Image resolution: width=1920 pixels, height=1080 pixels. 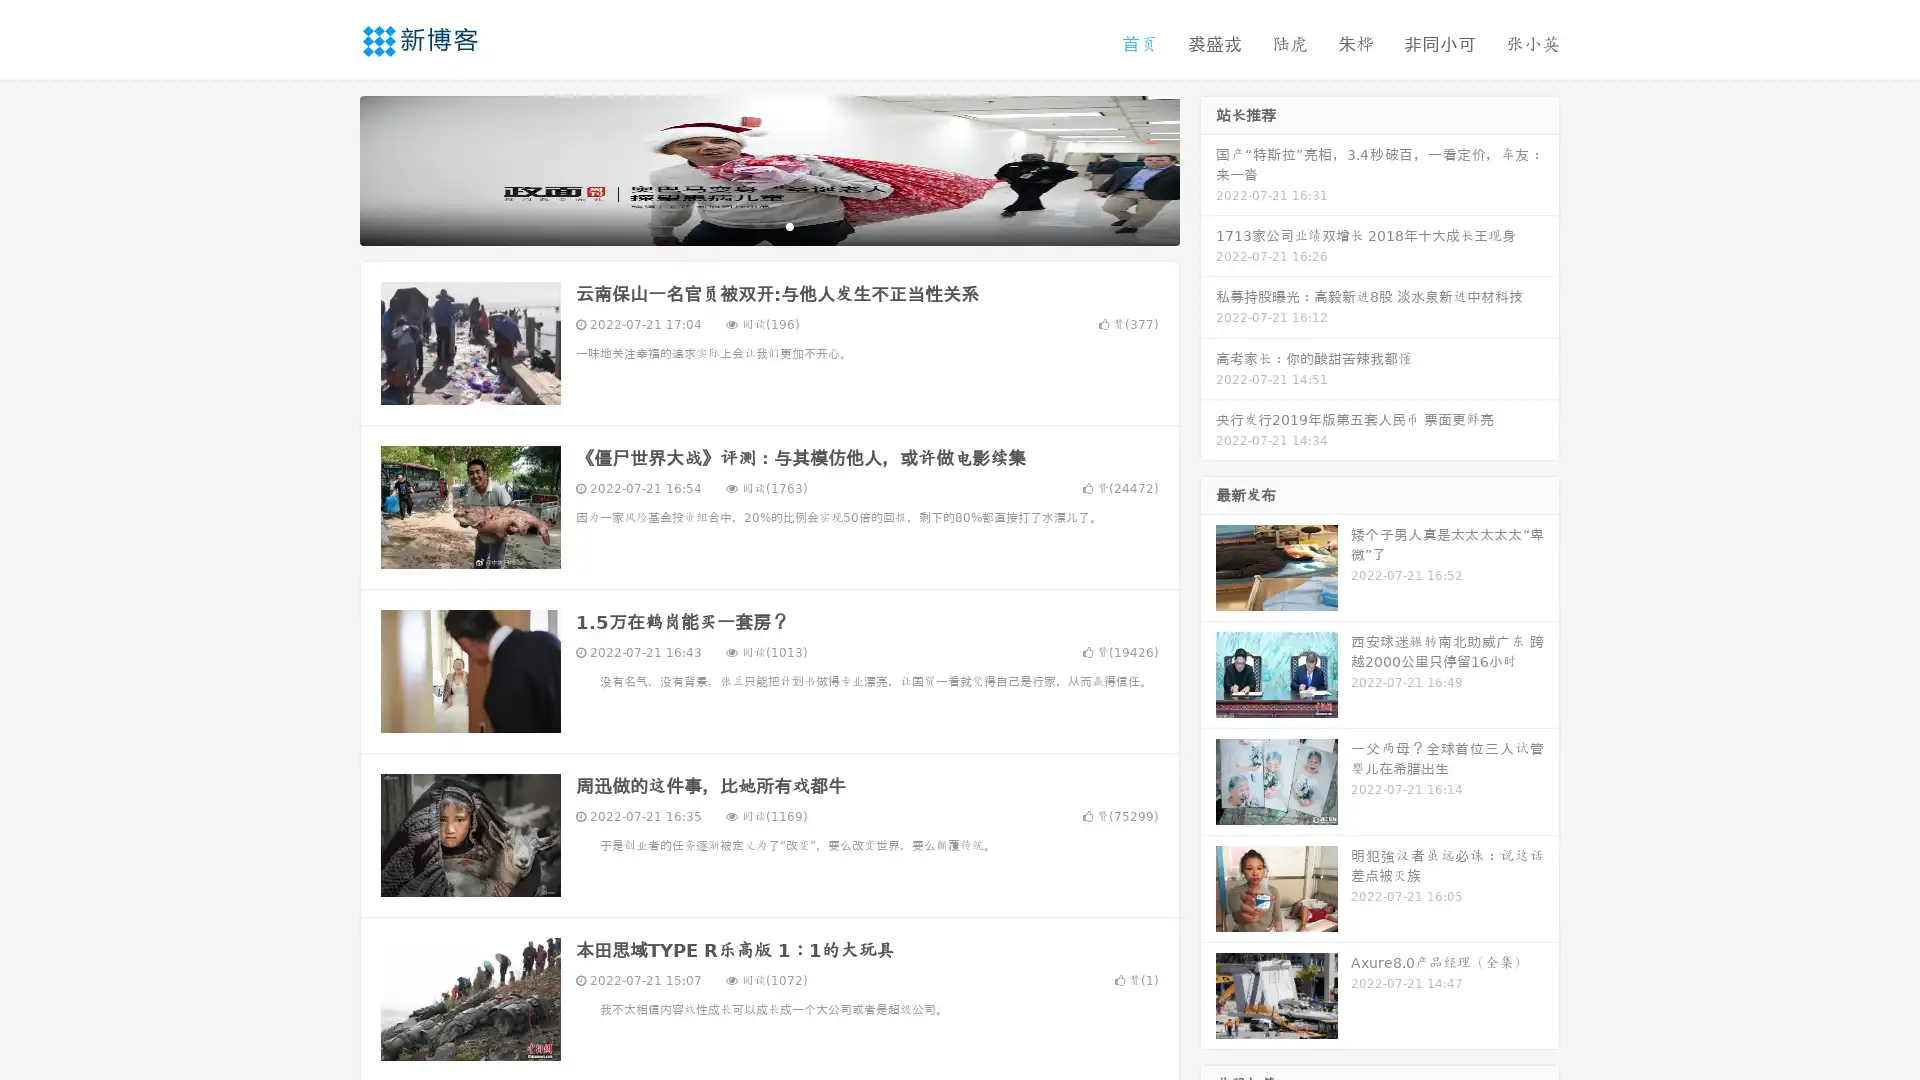 What do you see at coordinates (330, 168) in the screenshot?
I see `Previous slide` at bounding box center [330, 168].